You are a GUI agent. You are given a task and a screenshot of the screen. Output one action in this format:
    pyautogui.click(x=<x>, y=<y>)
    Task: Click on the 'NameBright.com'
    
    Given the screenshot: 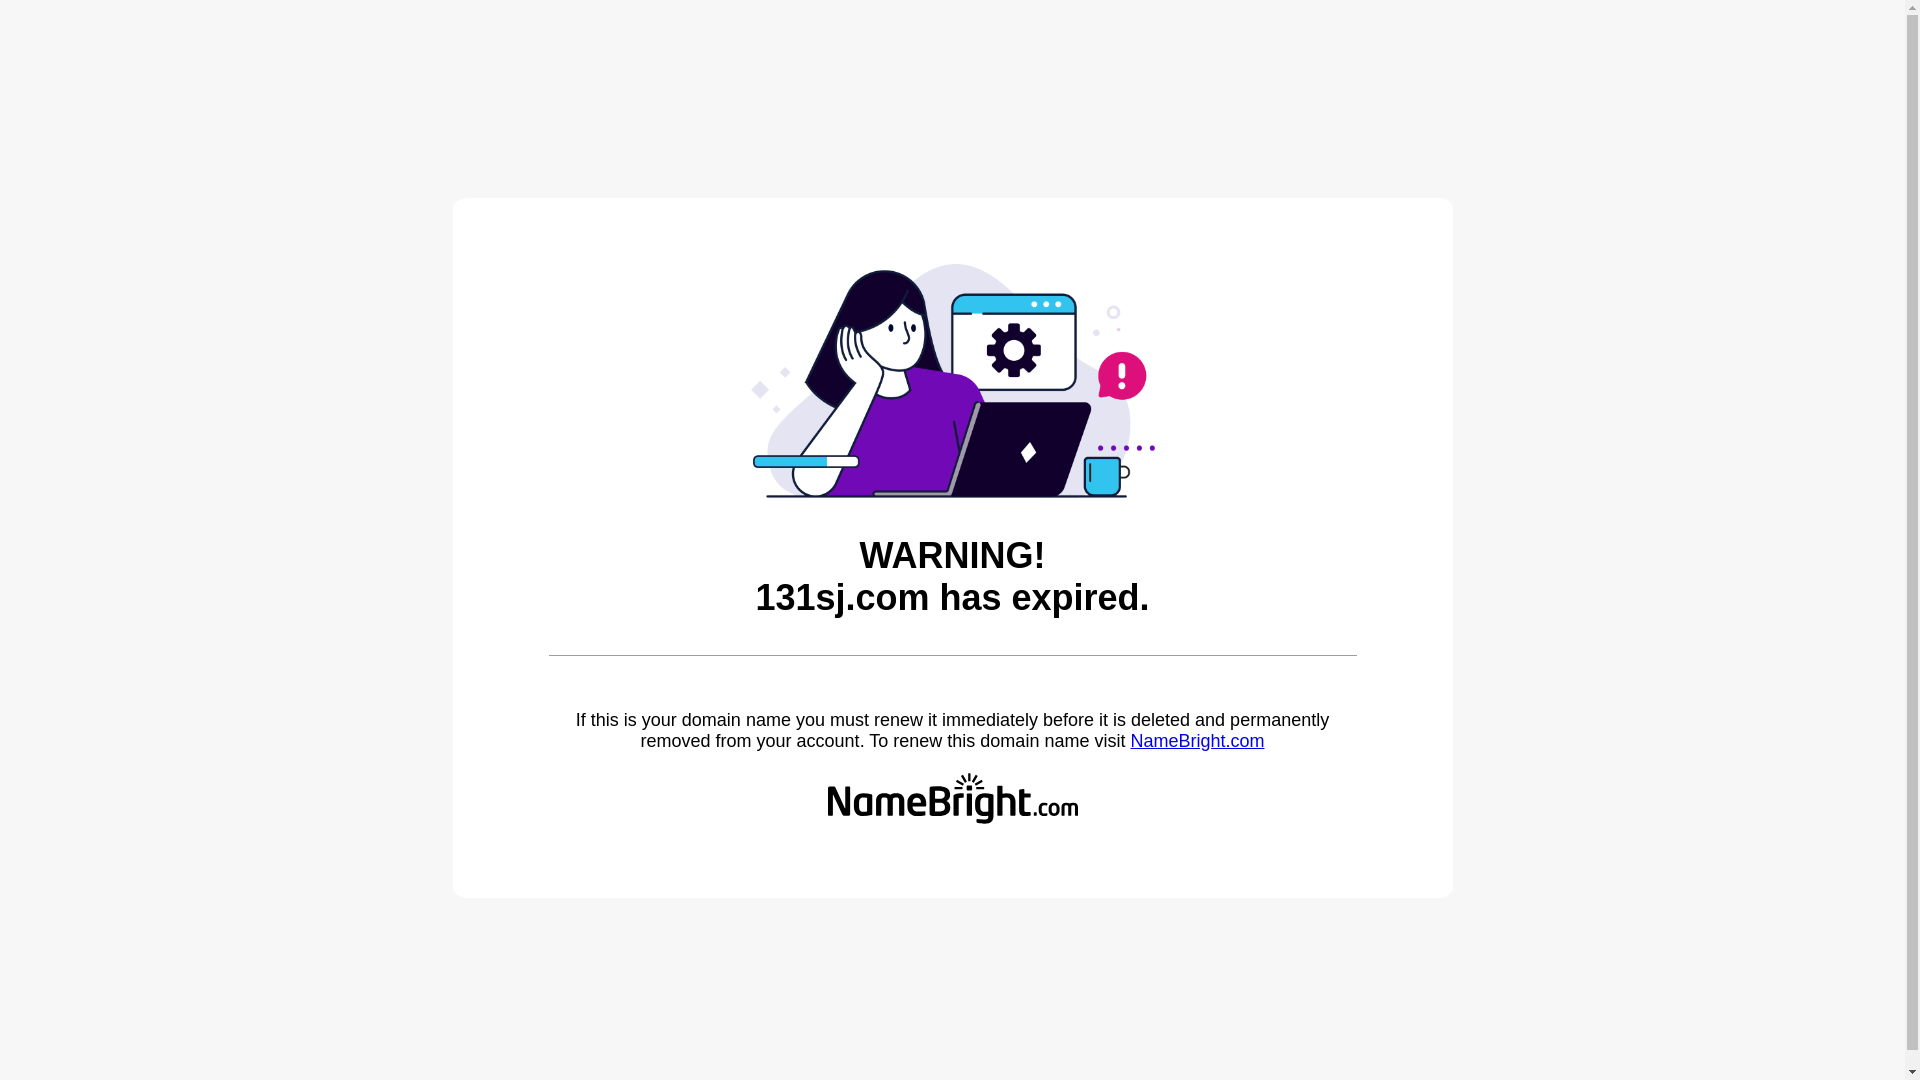 What is the action you would take?
    pyautogui.click(x=1196, y=740)
    